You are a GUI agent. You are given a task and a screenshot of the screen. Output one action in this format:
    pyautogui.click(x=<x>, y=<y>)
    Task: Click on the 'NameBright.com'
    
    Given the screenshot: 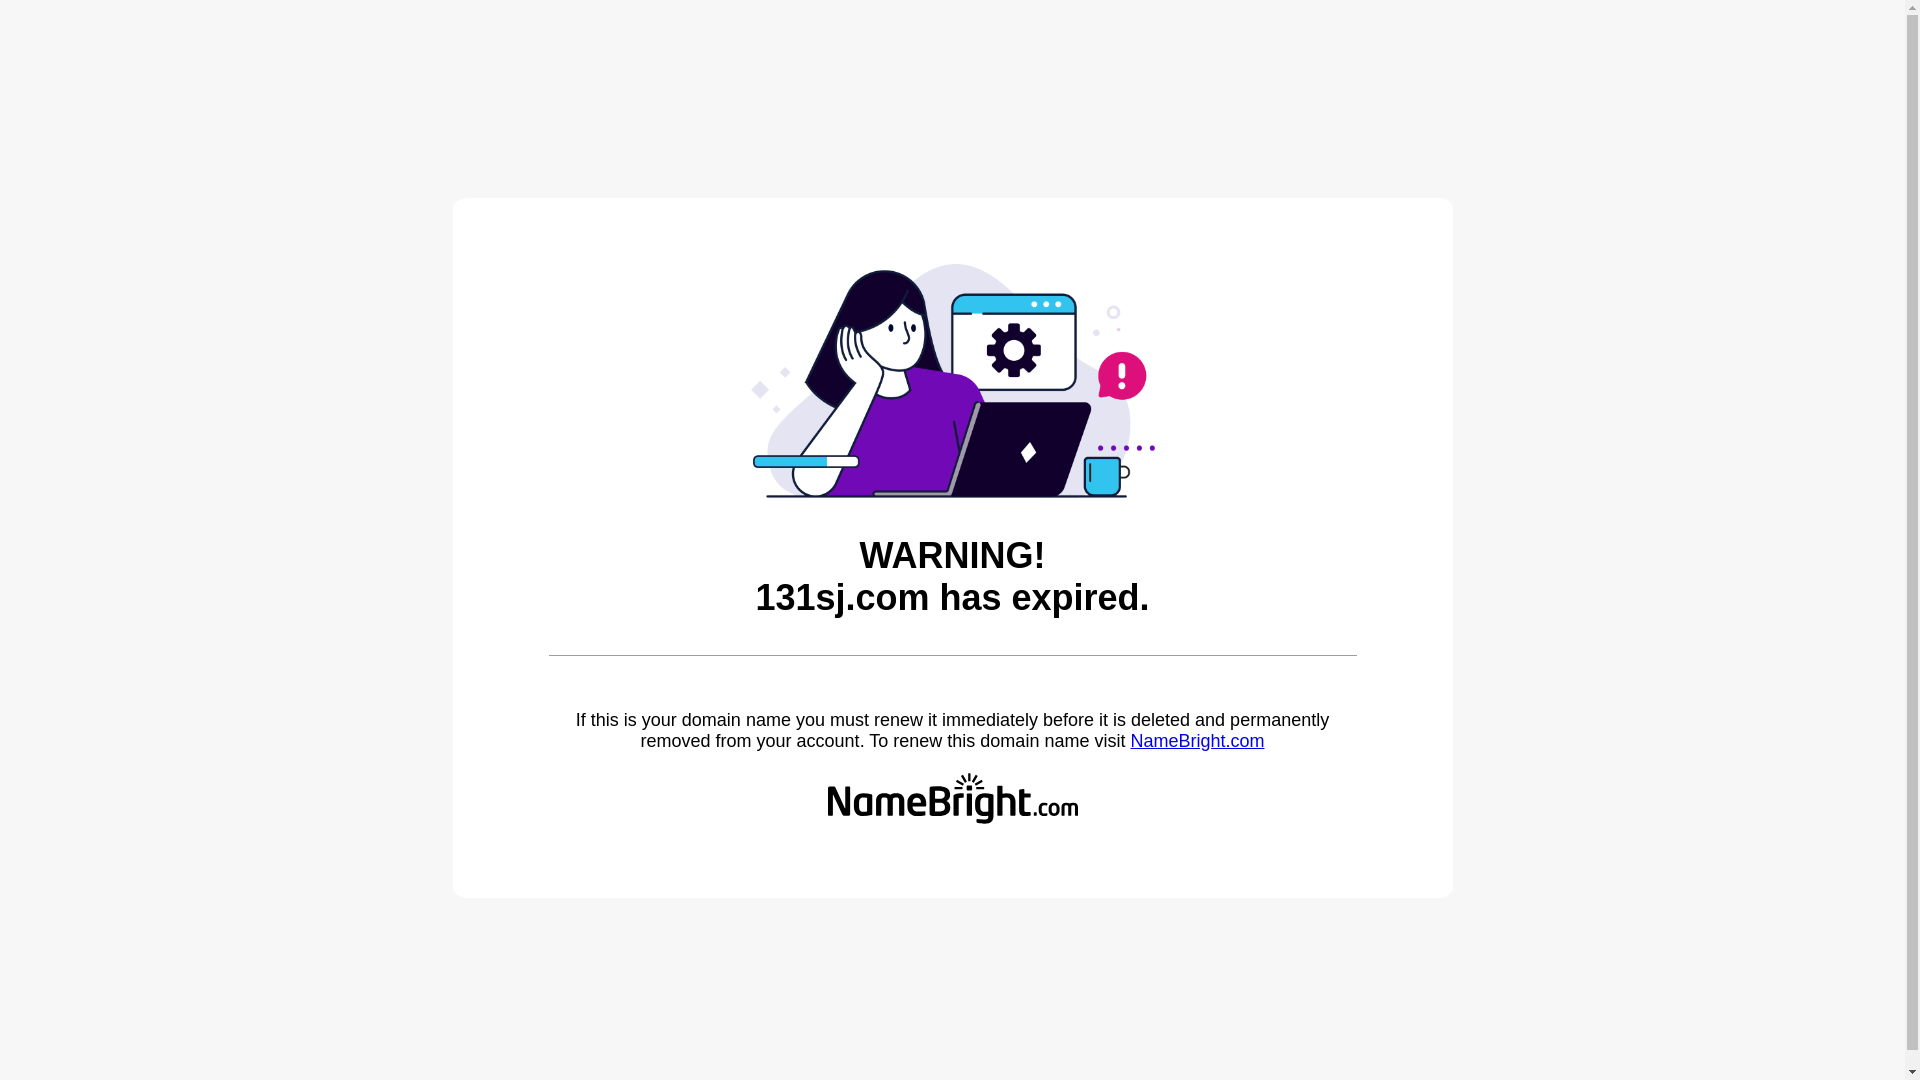 What is the action you would take?
    pyautogui.click(x=1196, y=740)
    